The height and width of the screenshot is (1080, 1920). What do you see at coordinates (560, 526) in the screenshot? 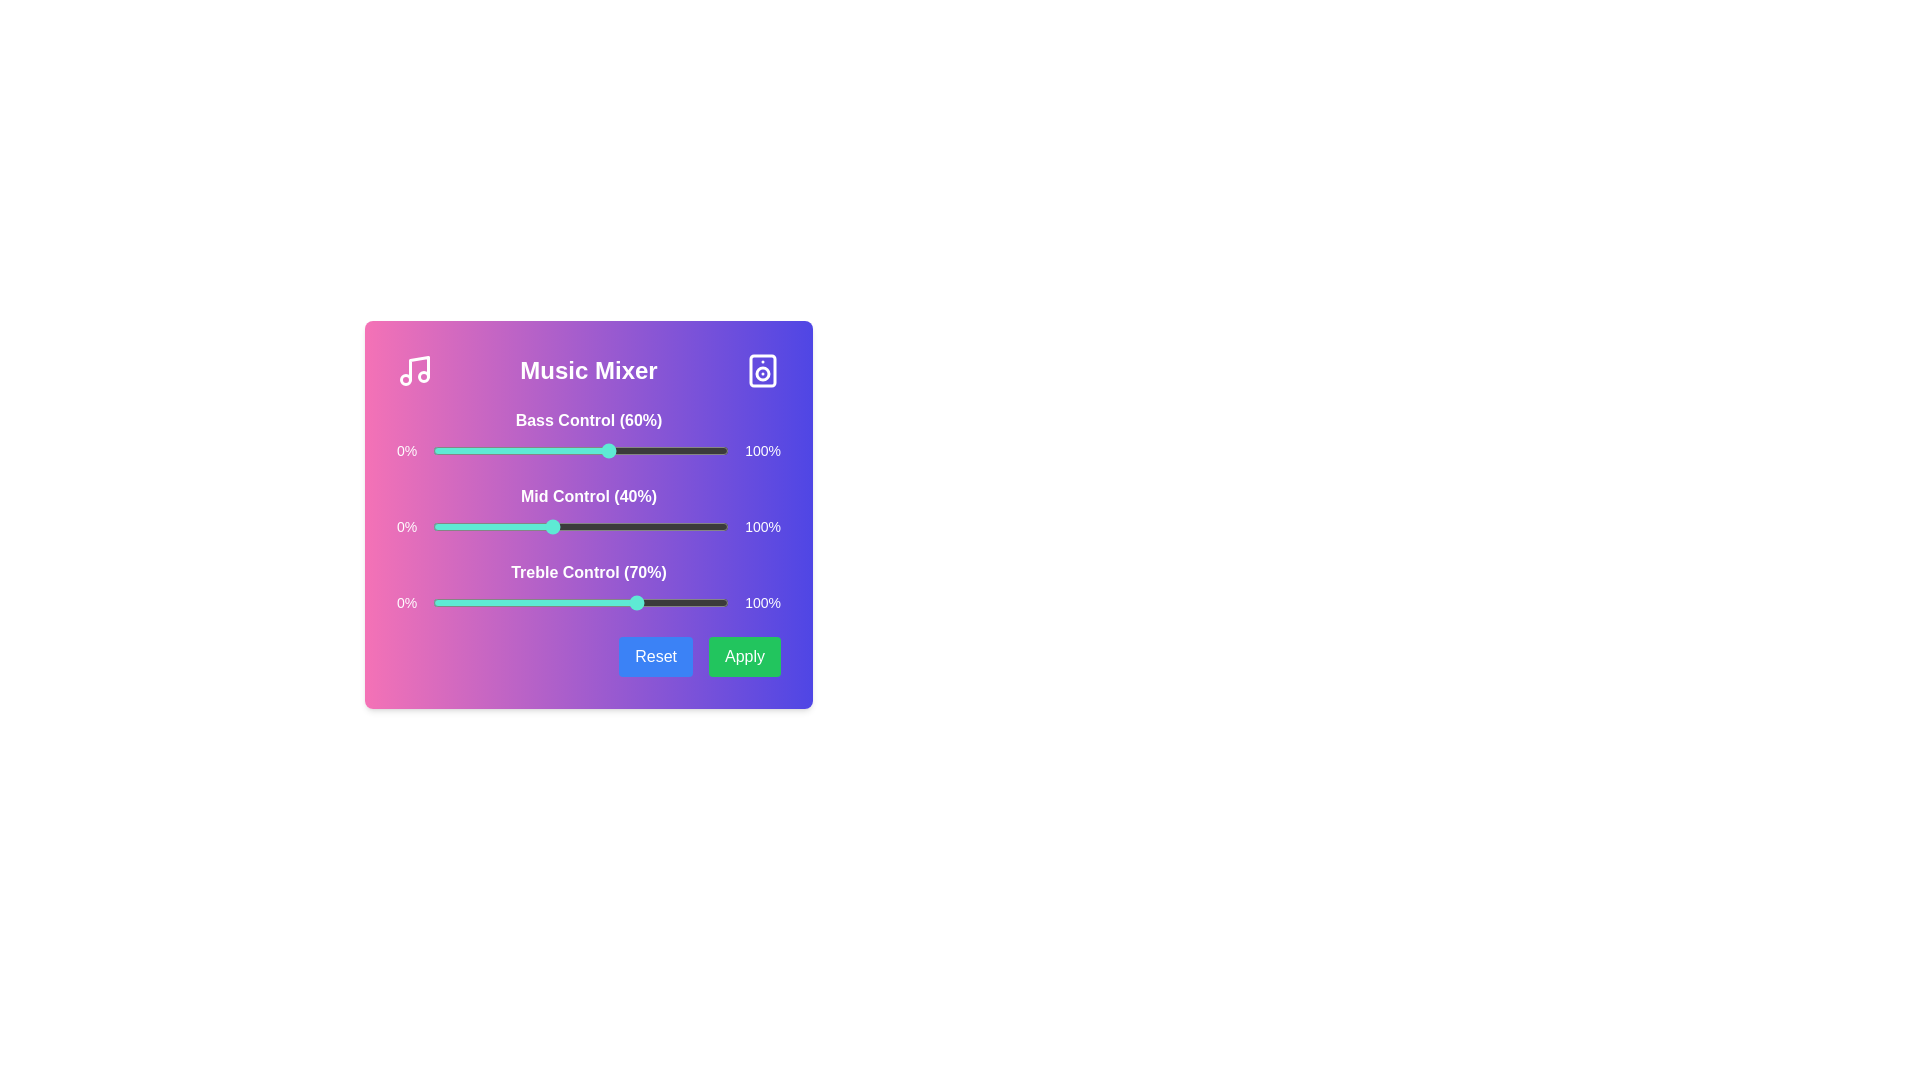
I see `the mid control slider to 43%` at bounding box center [560, 526].